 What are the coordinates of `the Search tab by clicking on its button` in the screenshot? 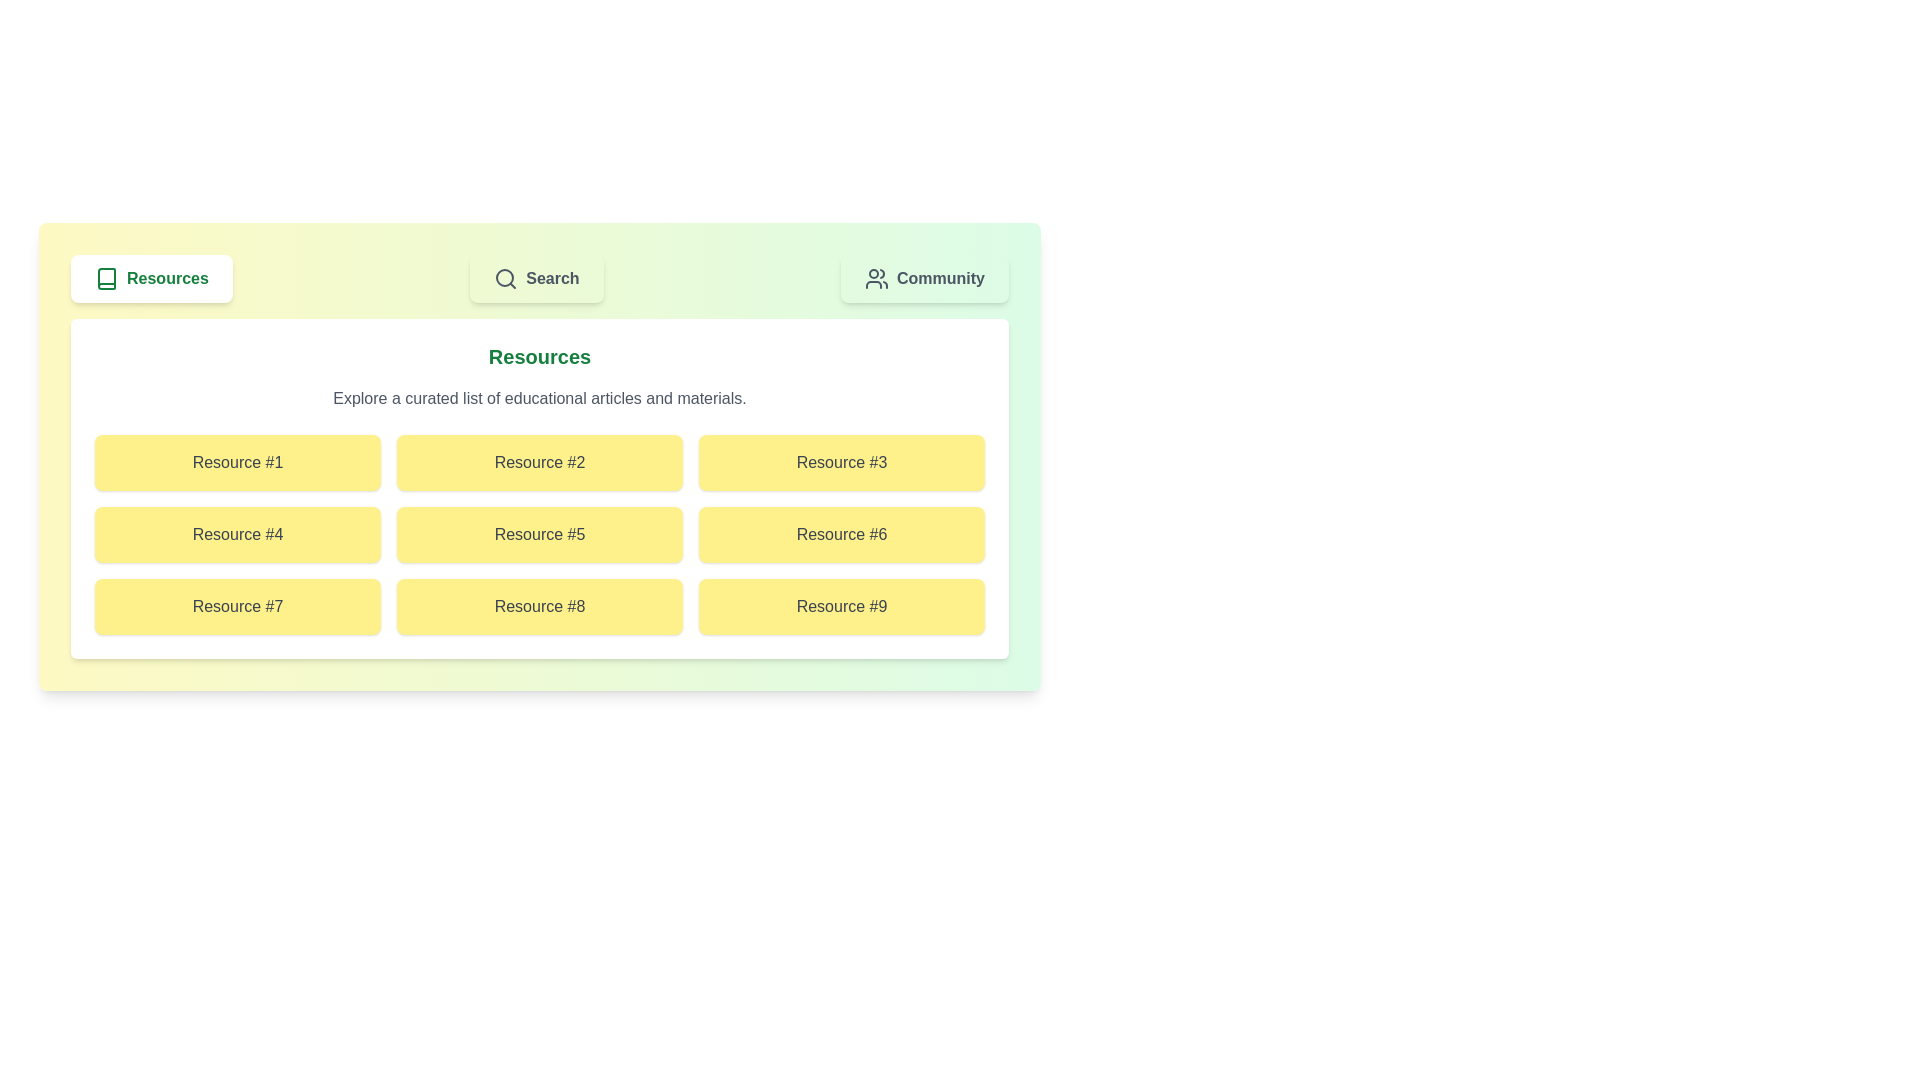 It's located at (537, 278).